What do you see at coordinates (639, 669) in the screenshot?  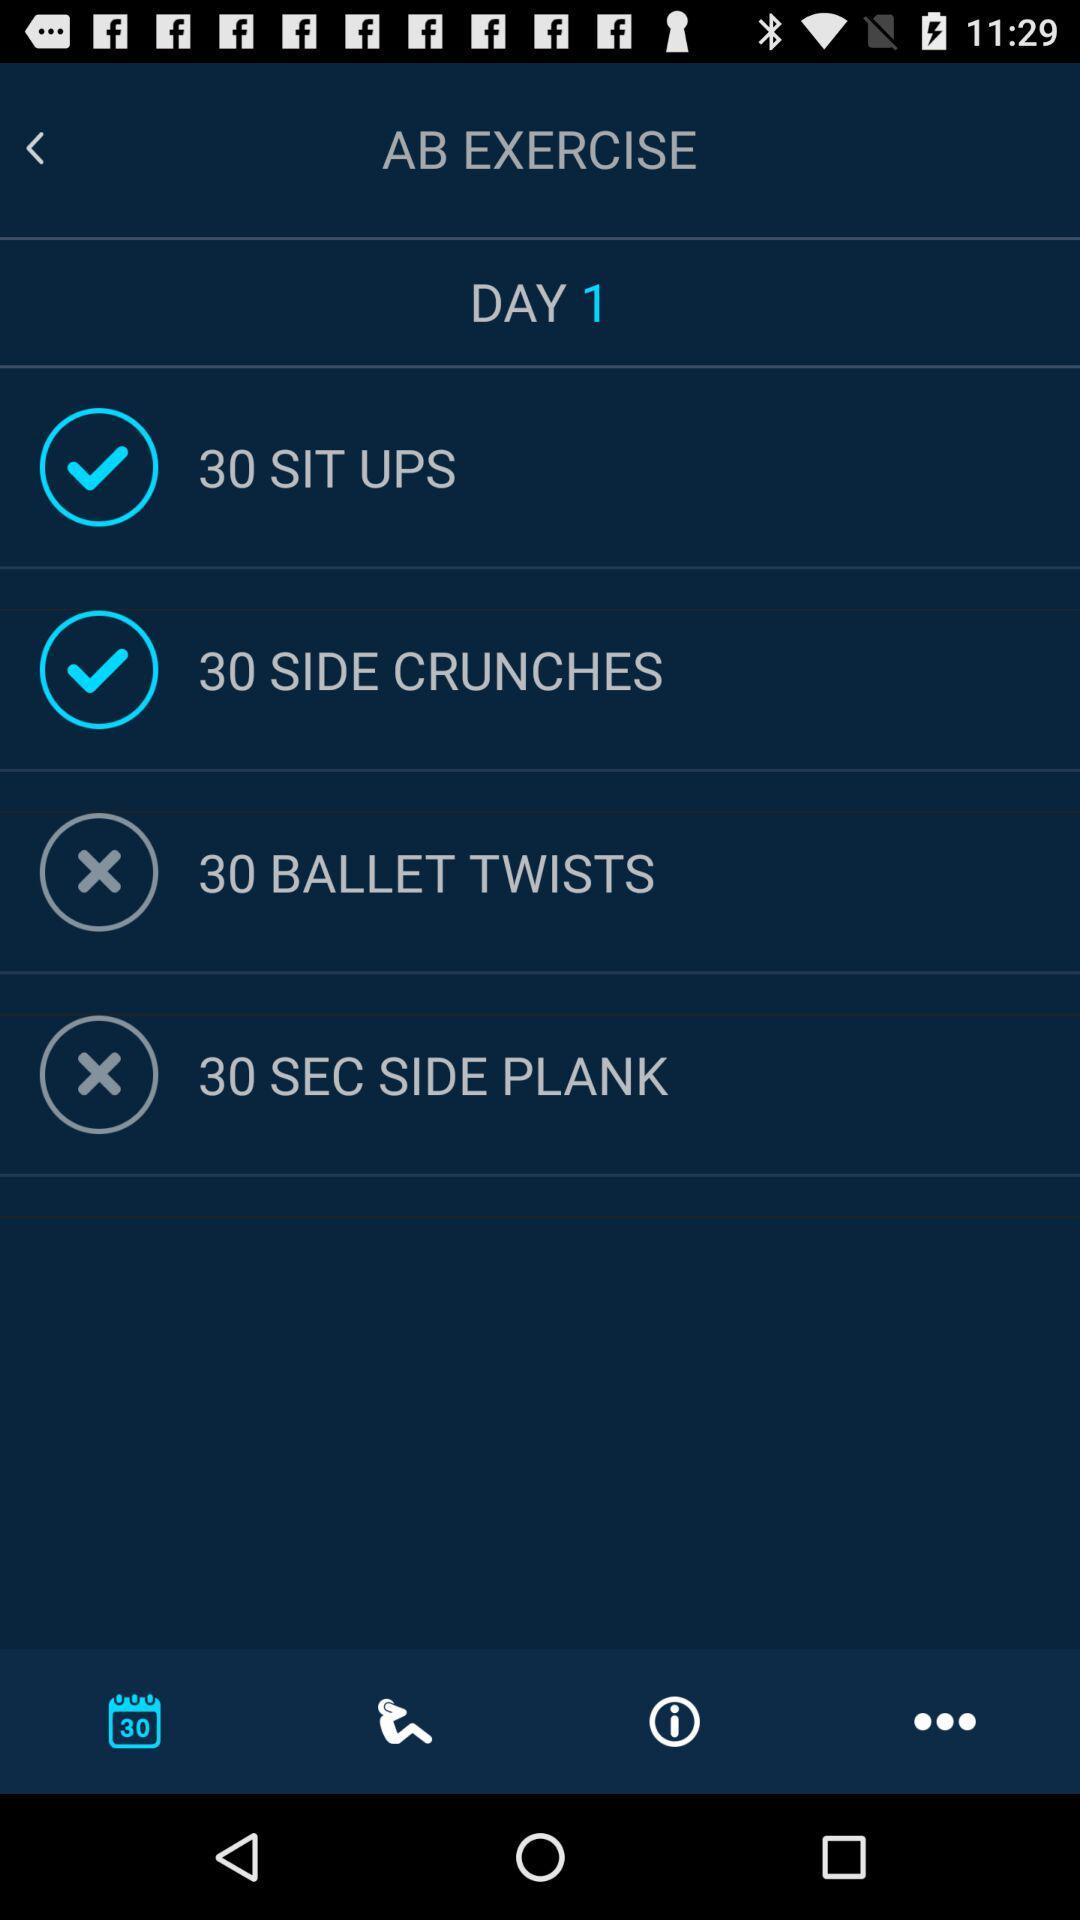 I see `30 side crunches` at bounding box center [639, 669].